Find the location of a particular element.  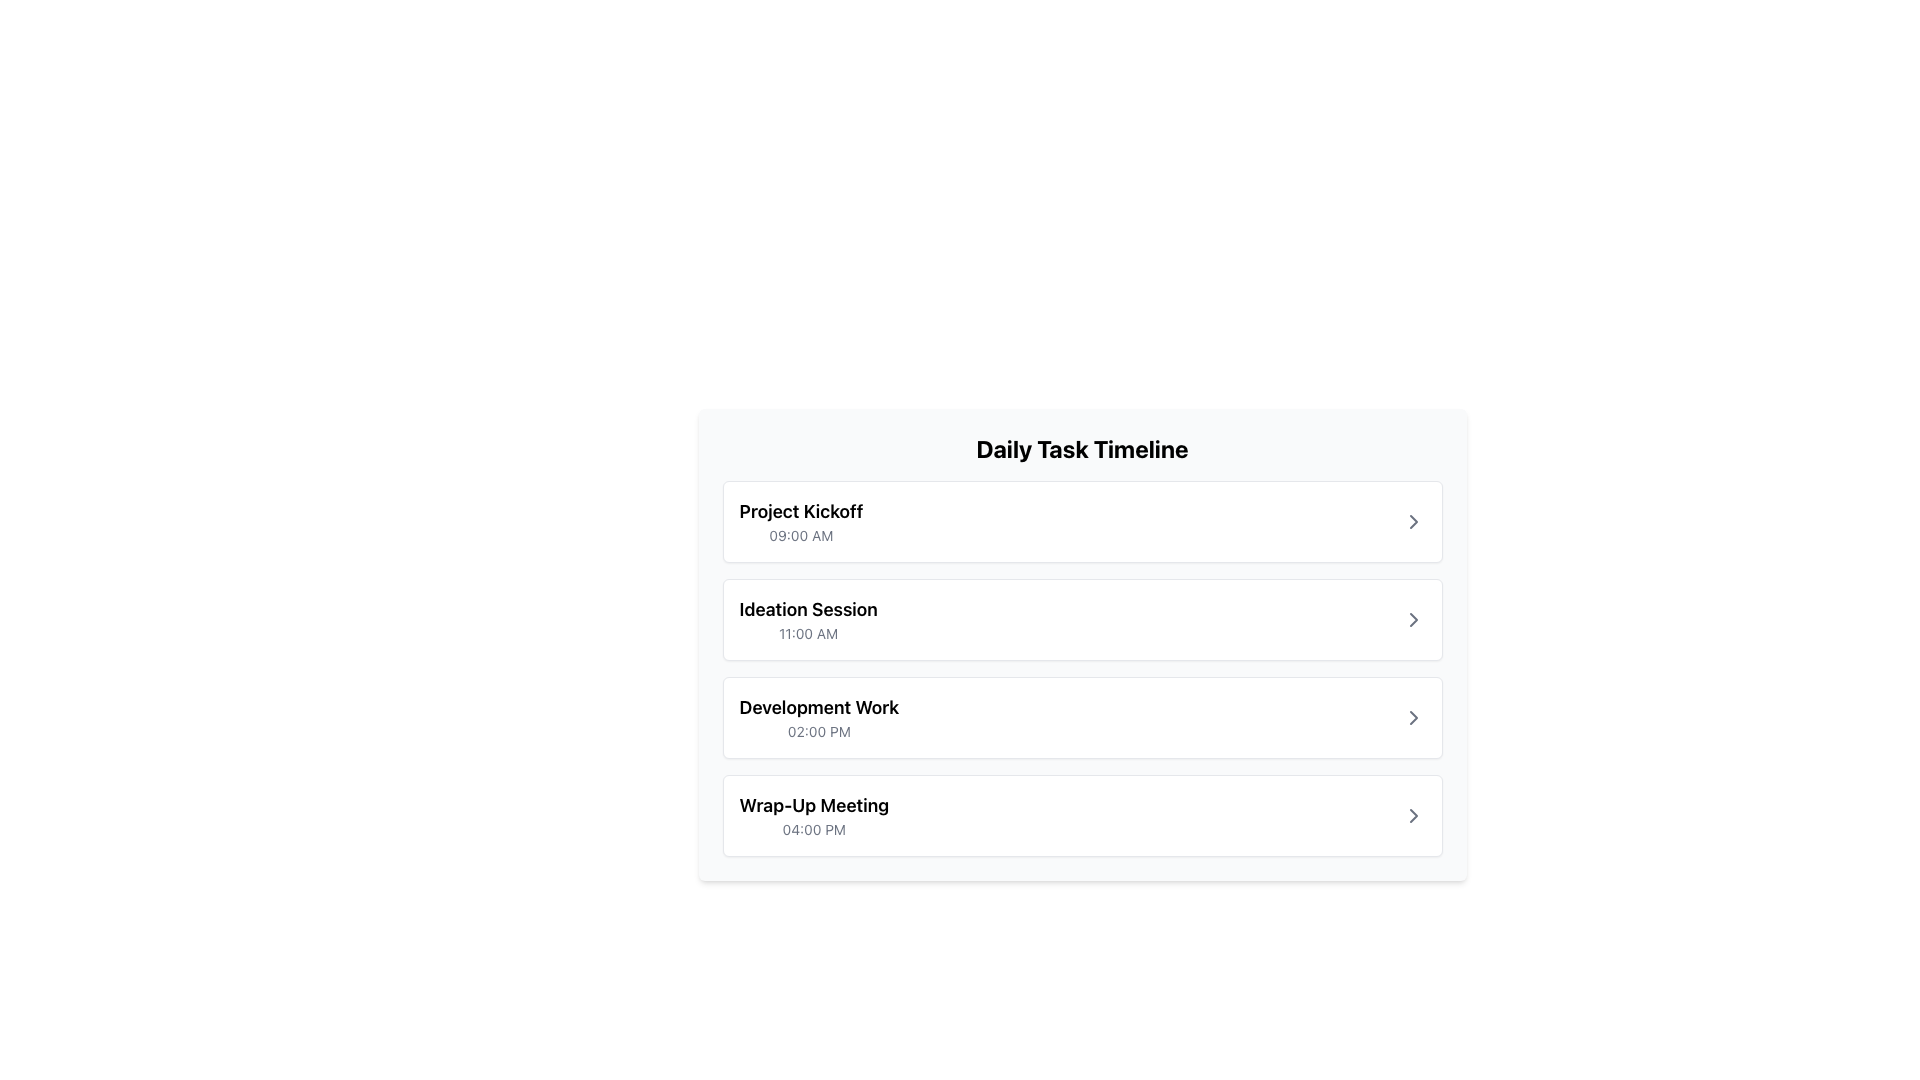

information from the third Text label group in the 'Daily Task Timeline' section, which represents a scheduled task between 'Ideation Session' at 11:00 AM and 'Wrap-Up Meeting' at 4:00 PM is located at coordinates (819, 716).